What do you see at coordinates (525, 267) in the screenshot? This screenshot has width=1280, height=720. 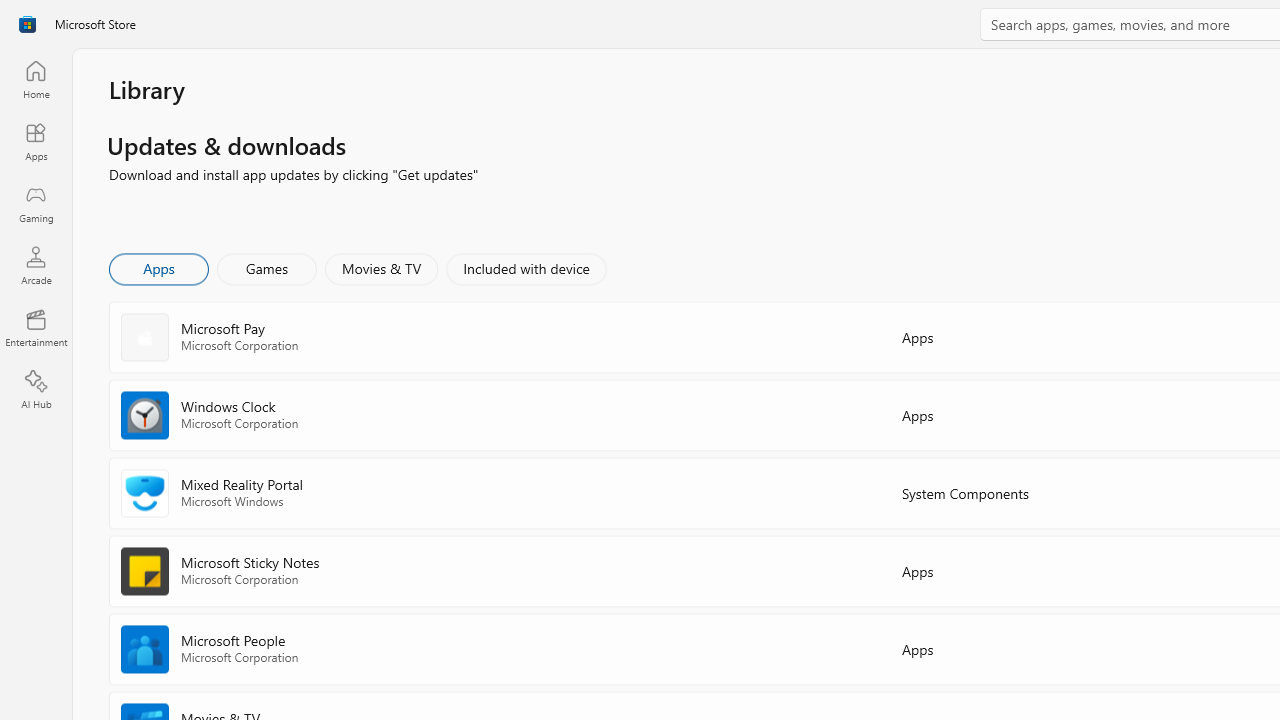 I see `'Included with device'` at bounding box center [525, 267].